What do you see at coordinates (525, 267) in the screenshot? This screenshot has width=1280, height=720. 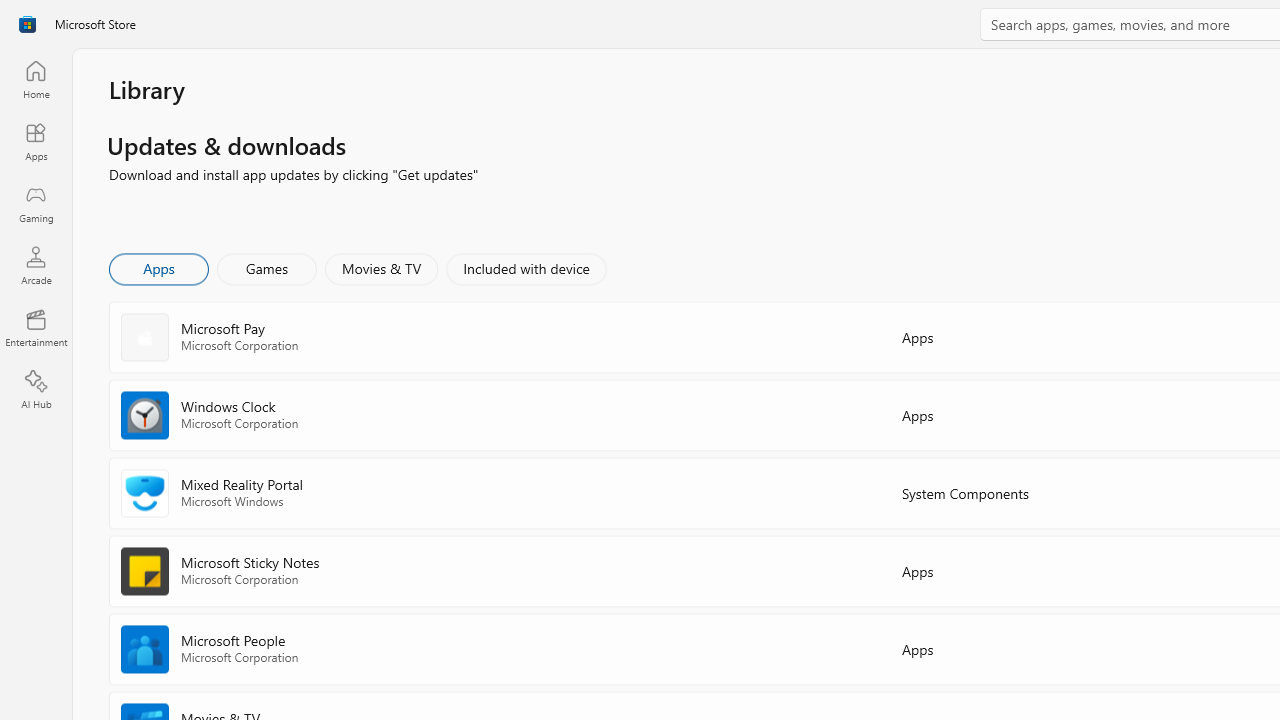 I see `'Included with device'` at bounding box center [525, 267].